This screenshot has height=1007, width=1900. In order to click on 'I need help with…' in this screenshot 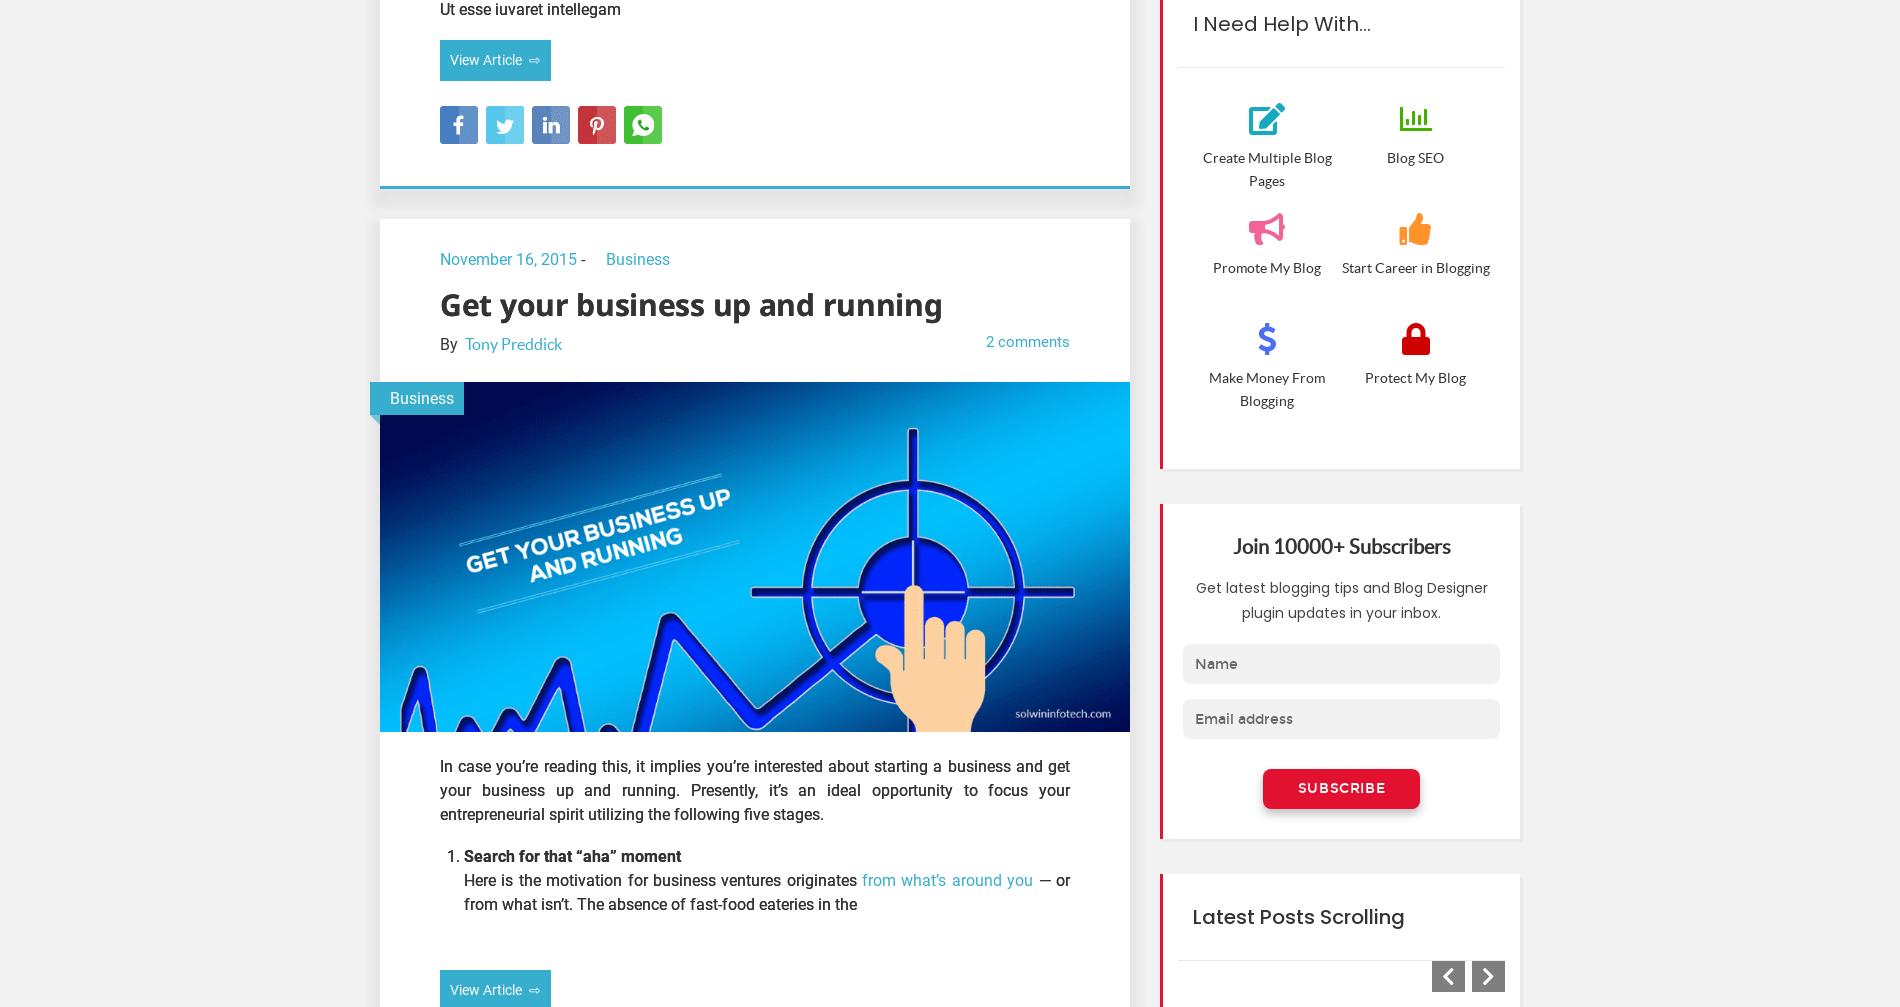, I will do `click(1280, 22)`.